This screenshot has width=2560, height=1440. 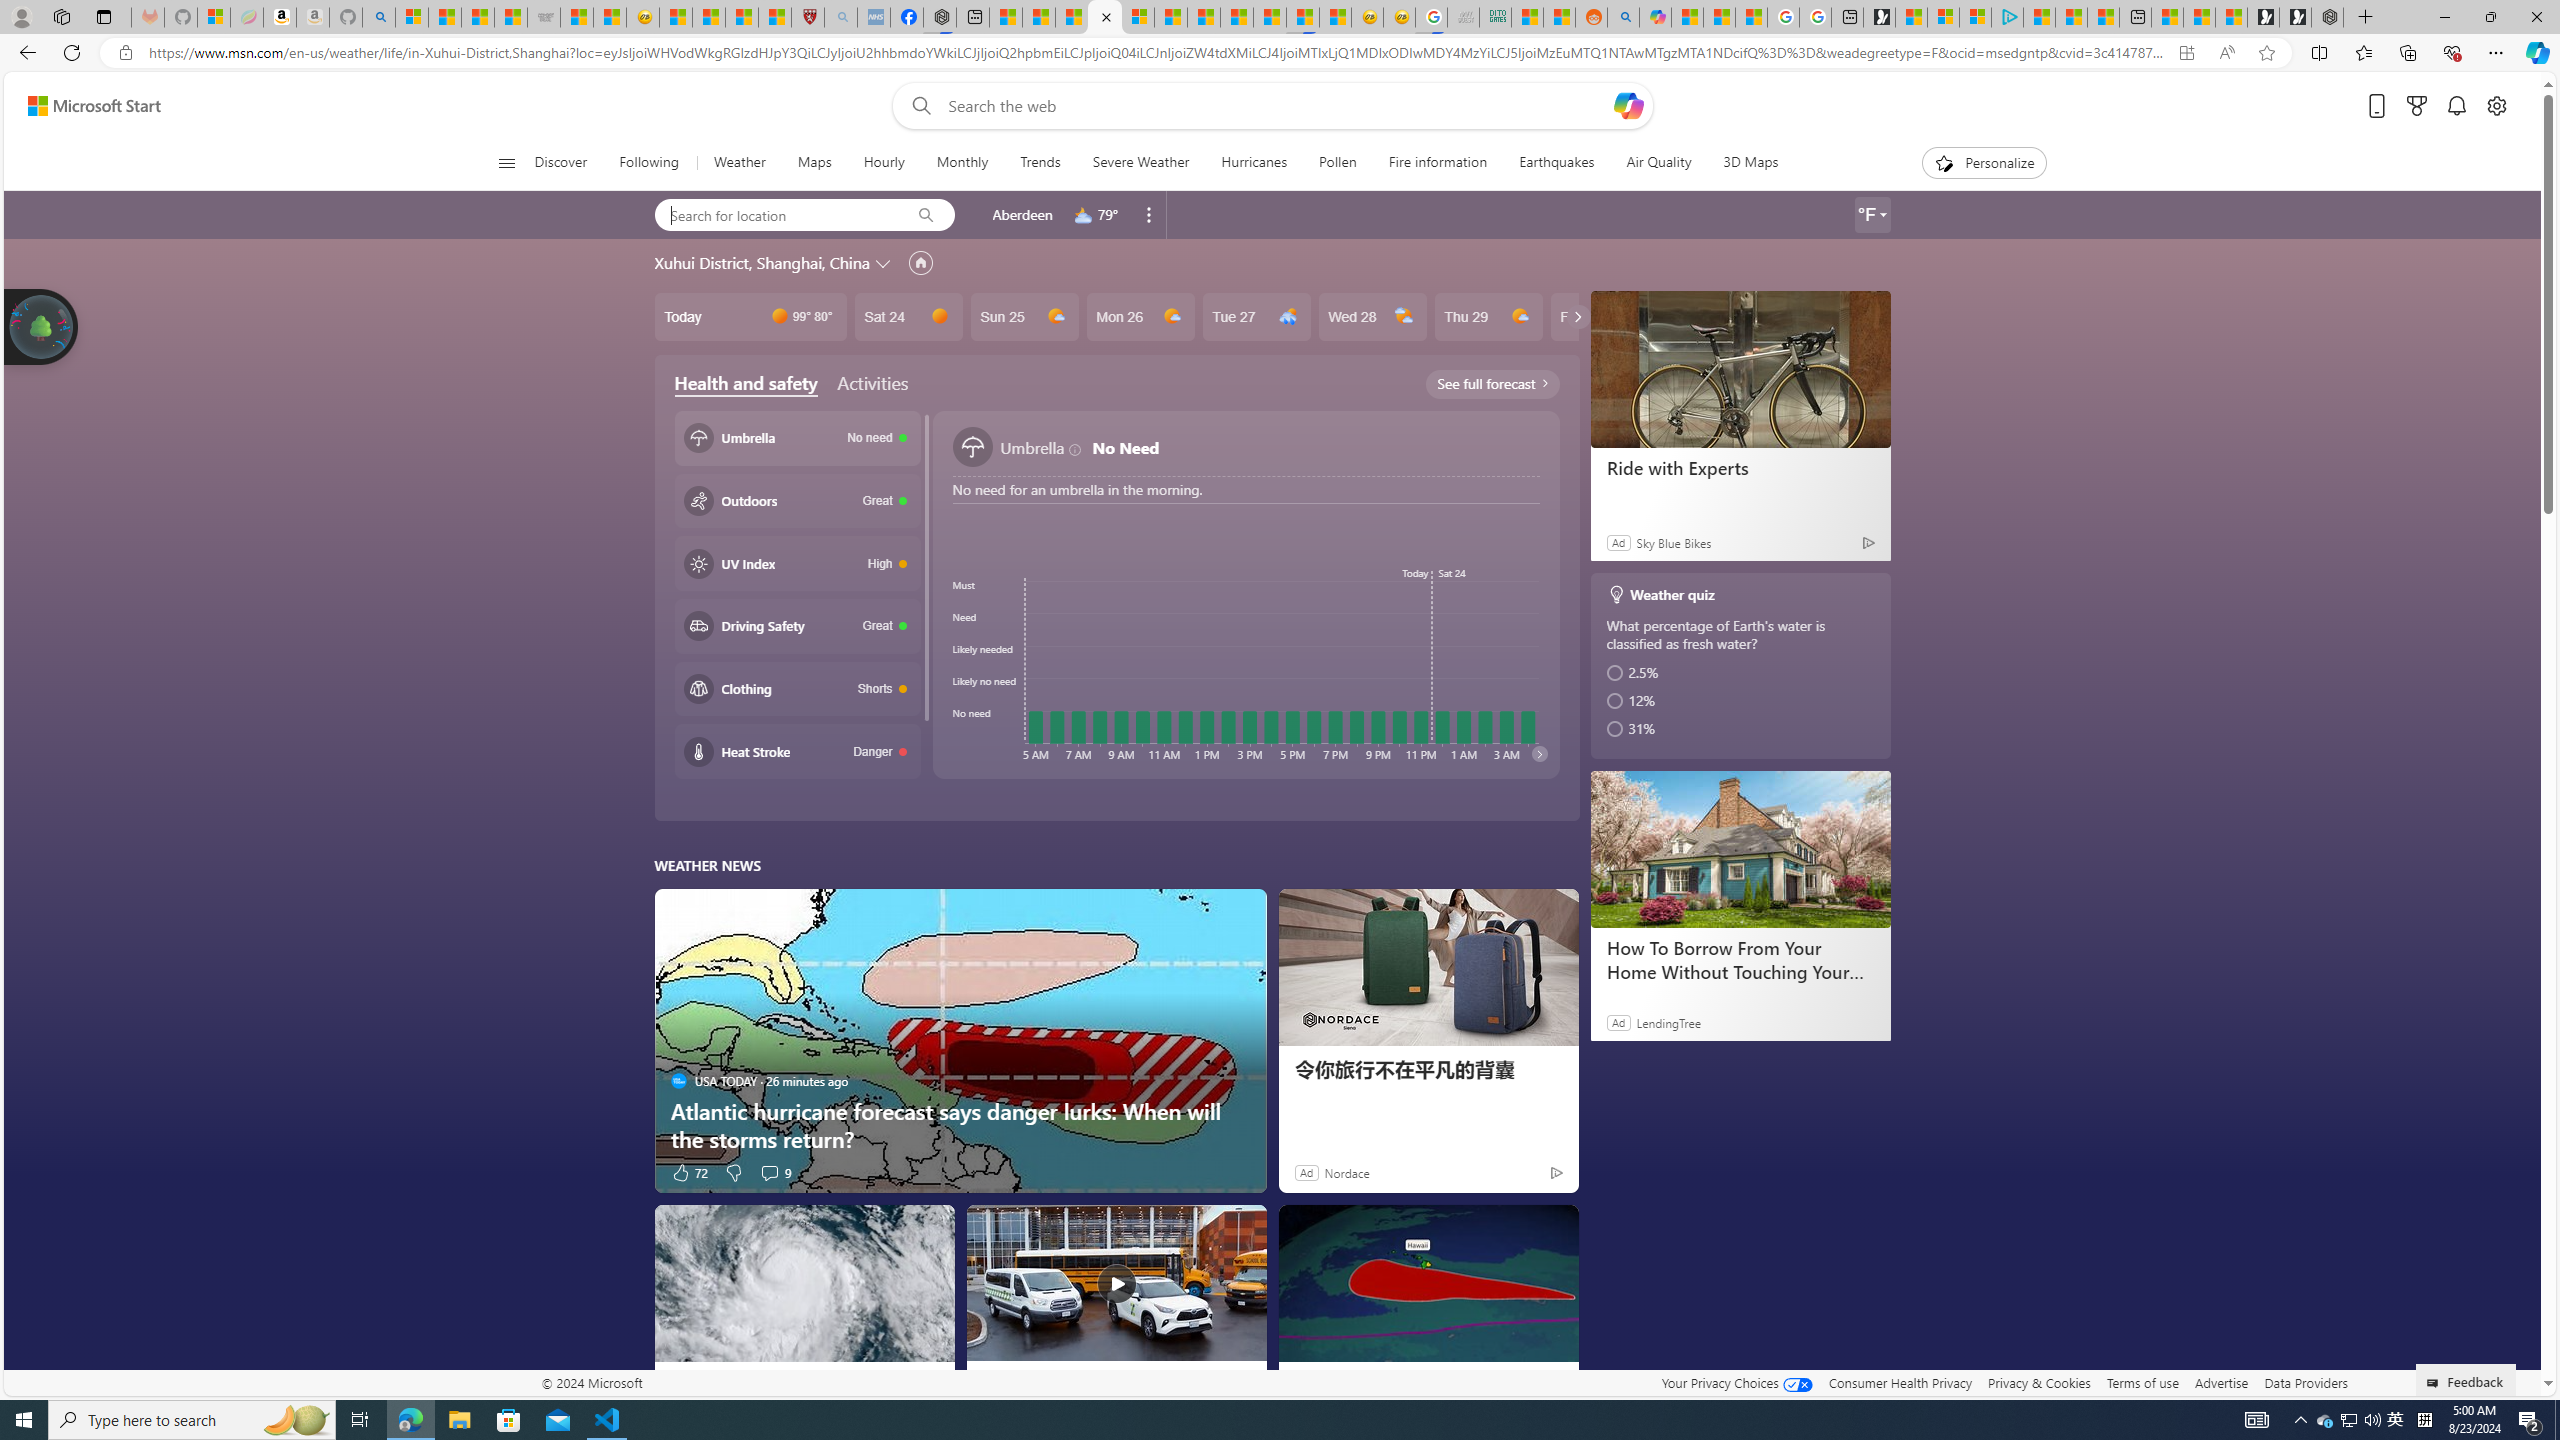 I want to click on 'Monthly', so click(x=962, y=162).